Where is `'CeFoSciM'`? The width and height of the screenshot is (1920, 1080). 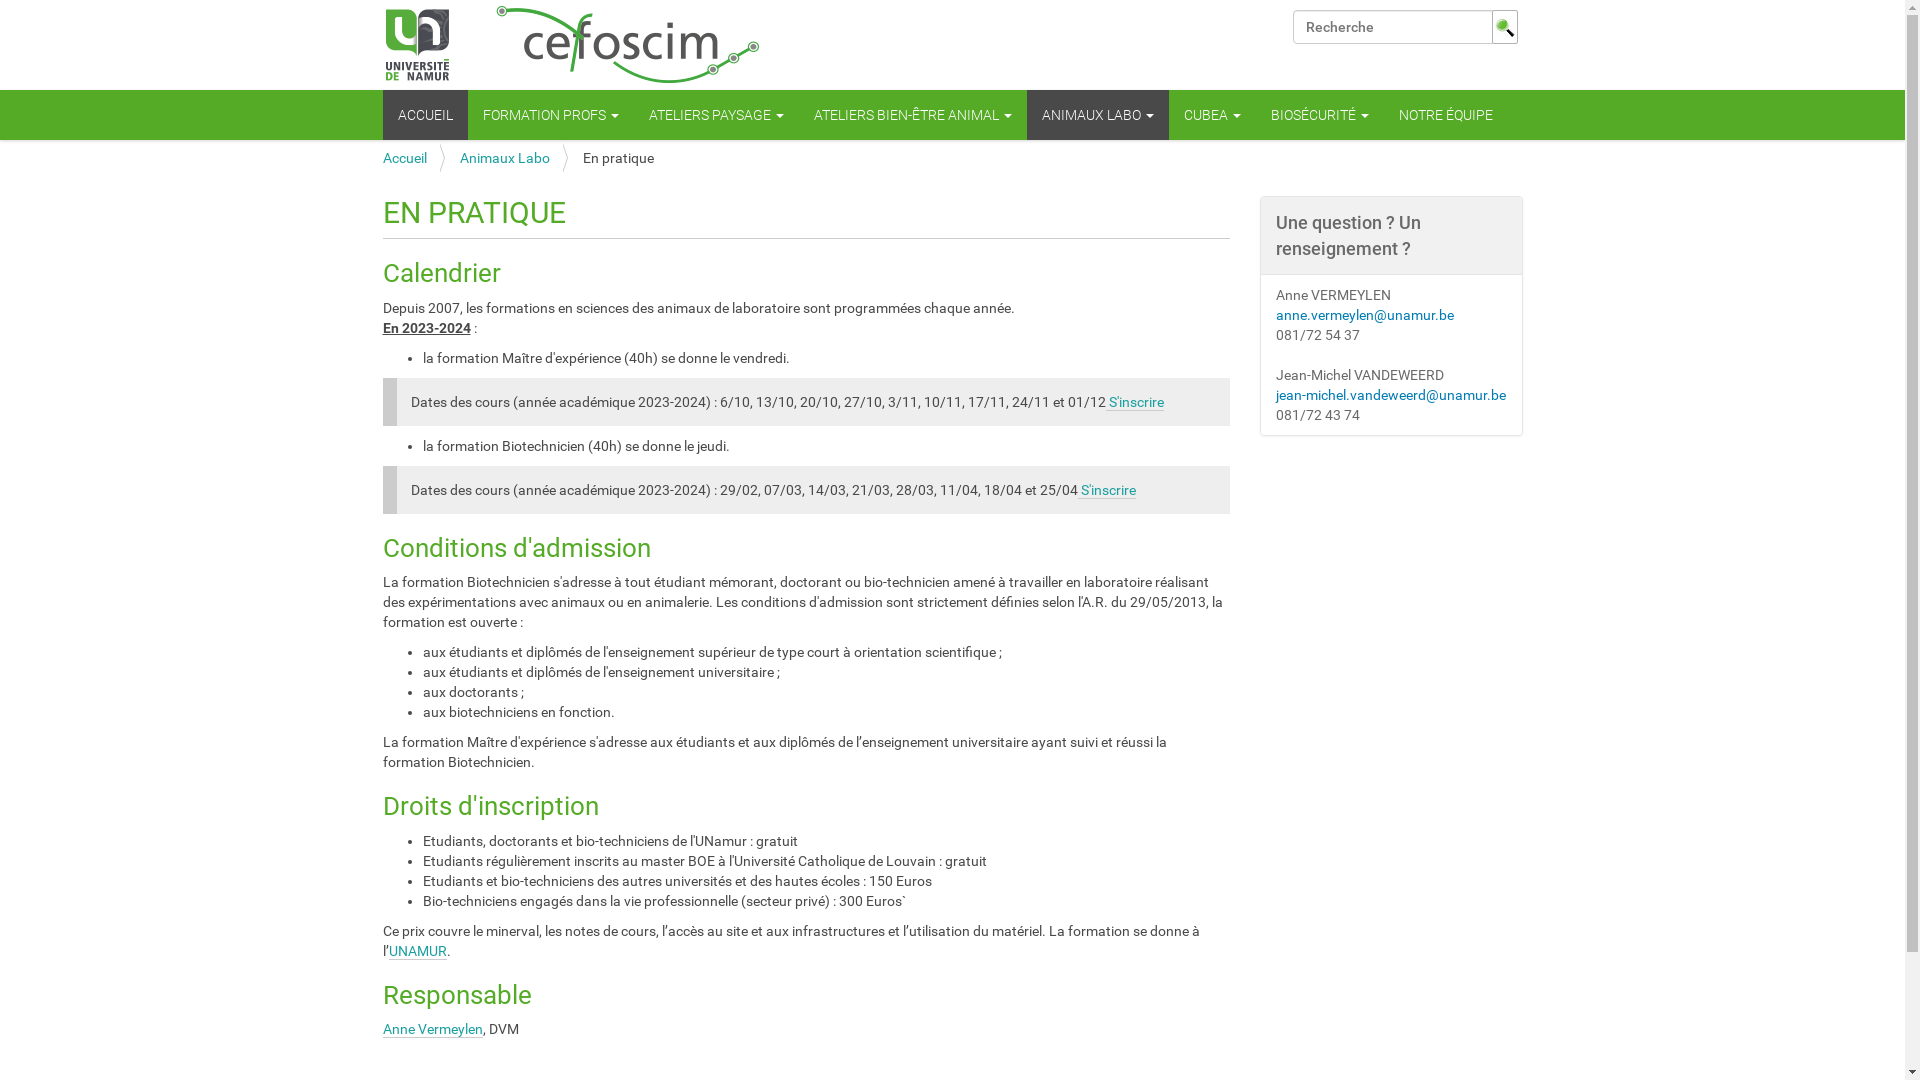 'CeFoSciM' is located at coordinates (571, 45).